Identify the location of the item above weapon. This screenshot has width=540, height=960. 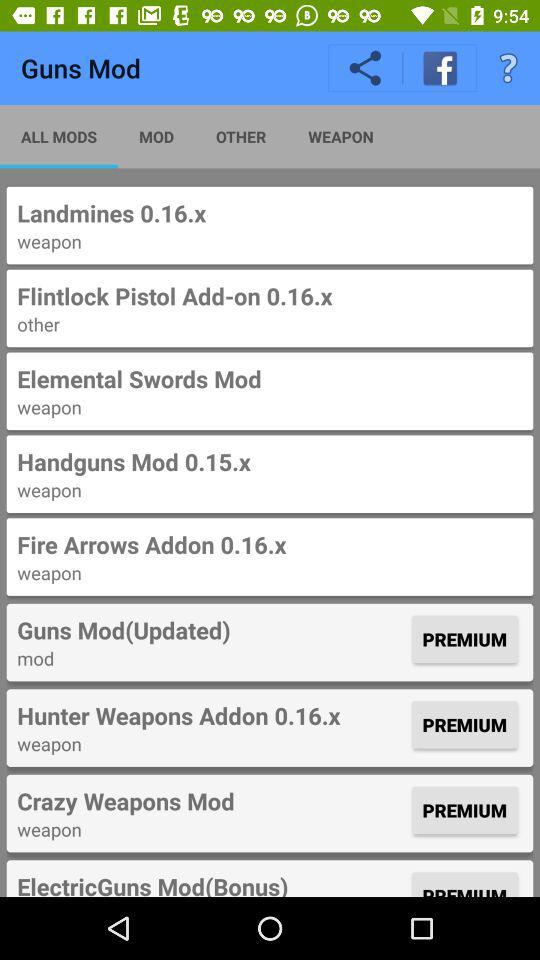
(270, 377).